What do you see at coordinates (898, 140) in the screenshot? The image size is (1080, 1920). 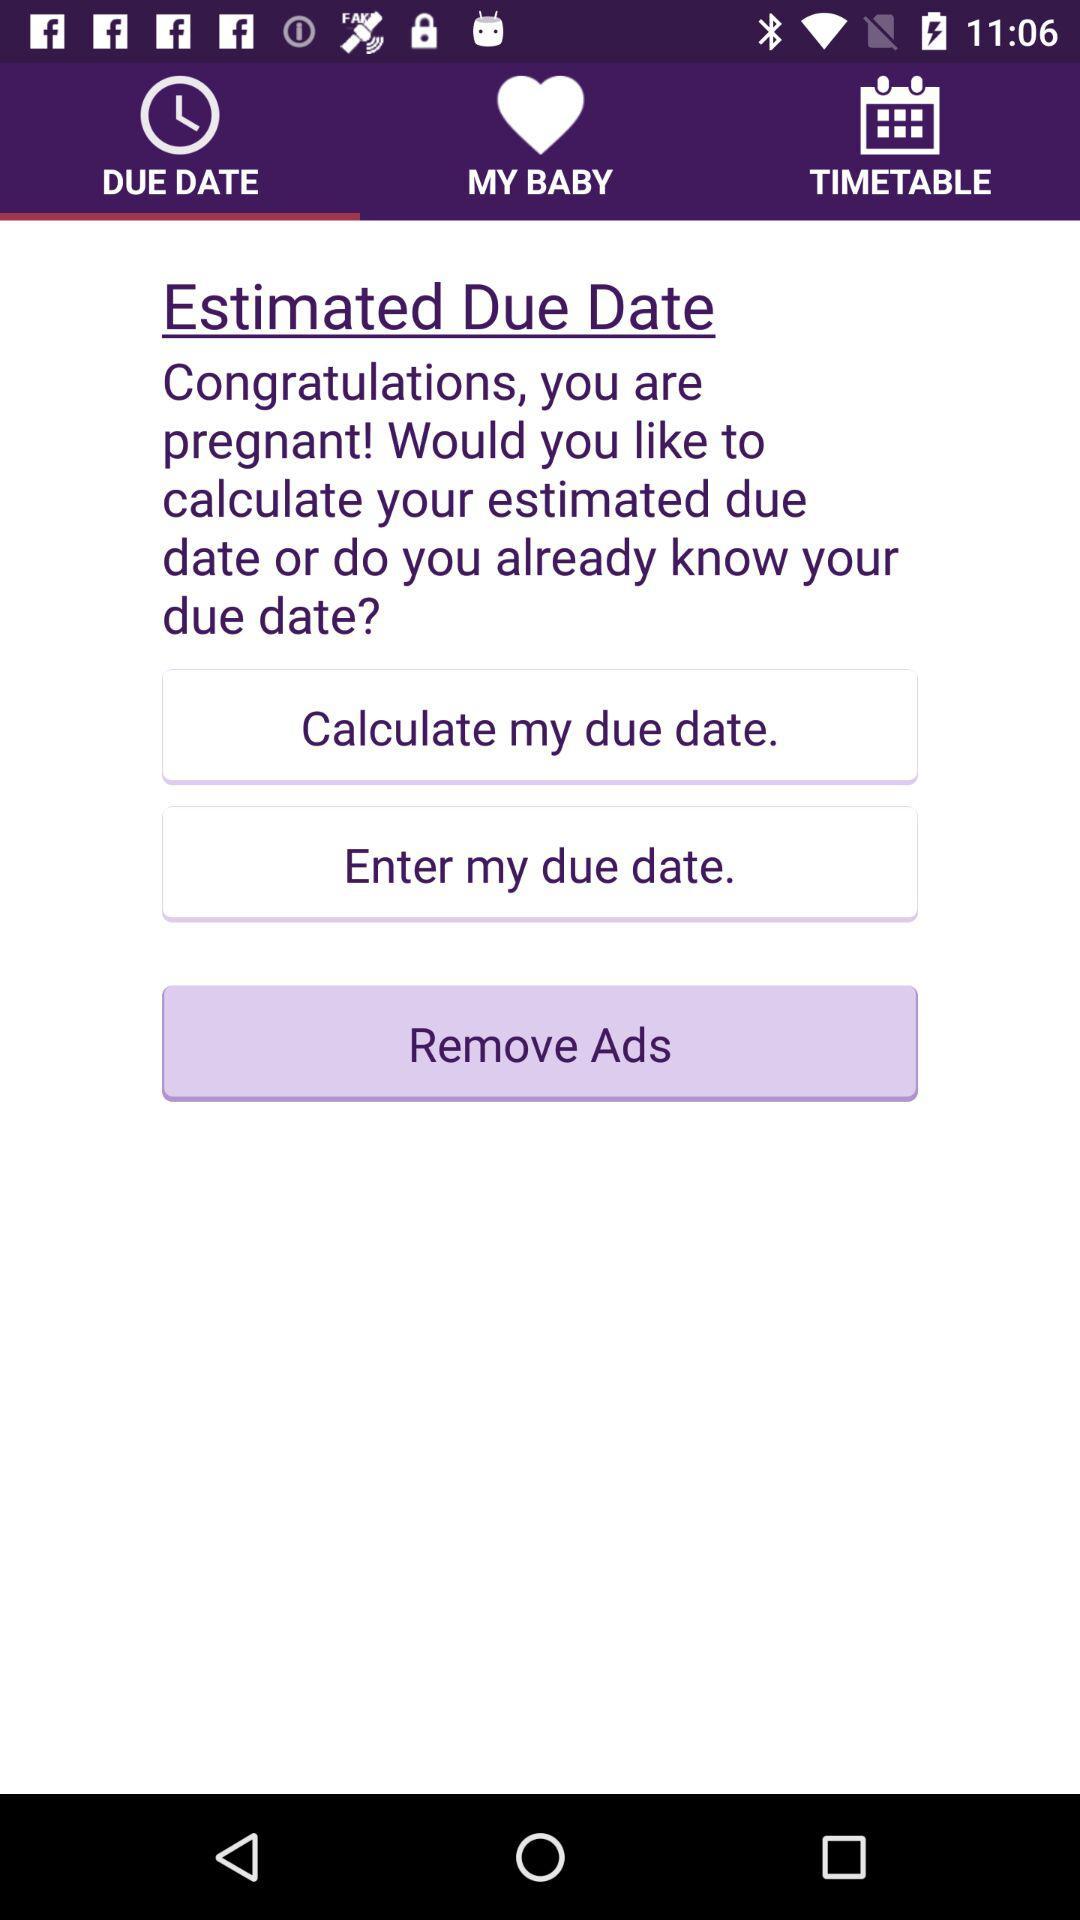 I see `item to the right of my baby item` at bounding box center [898, 140].